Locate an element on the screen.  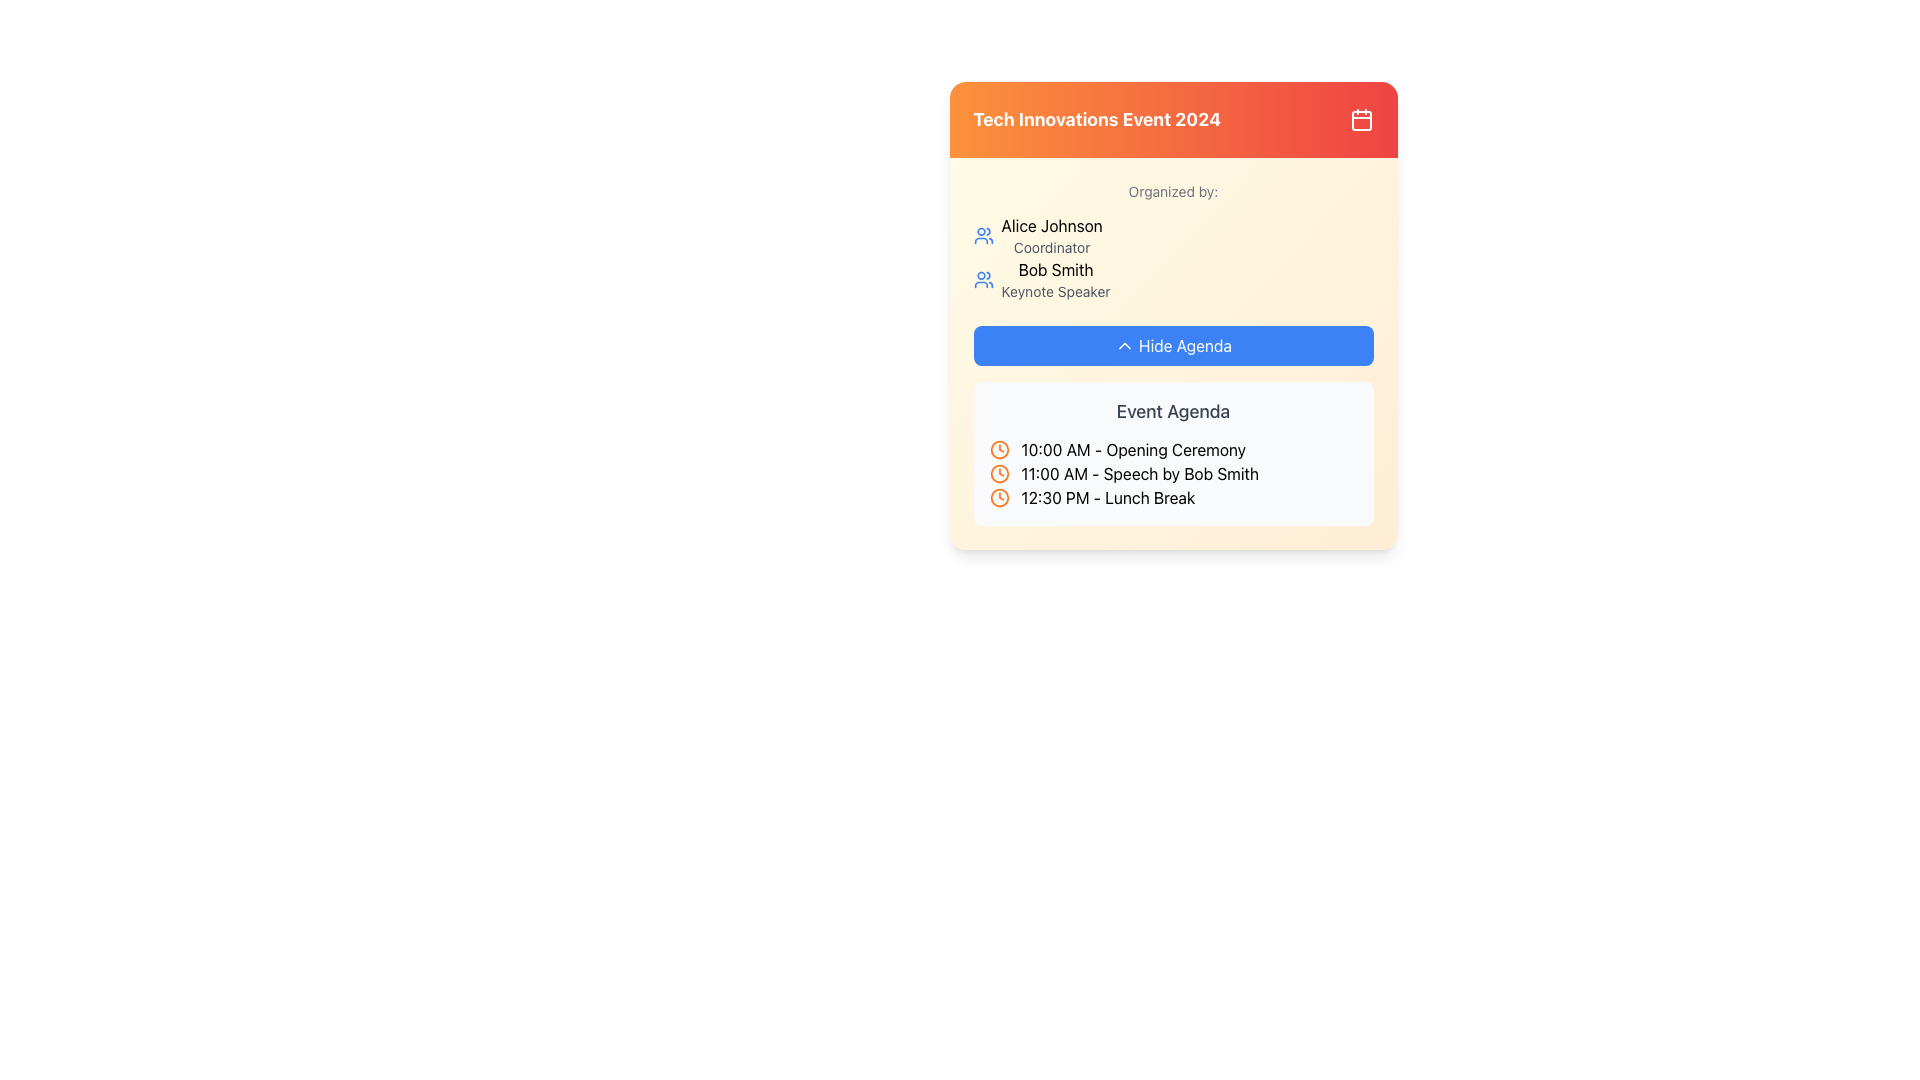
the blue outline icon depicting two overlapping head-and-shoulder shapes, which is located before the text 'Alice Johnson Coordinator' in the yellow card interface is located at coordinates (983, 234).